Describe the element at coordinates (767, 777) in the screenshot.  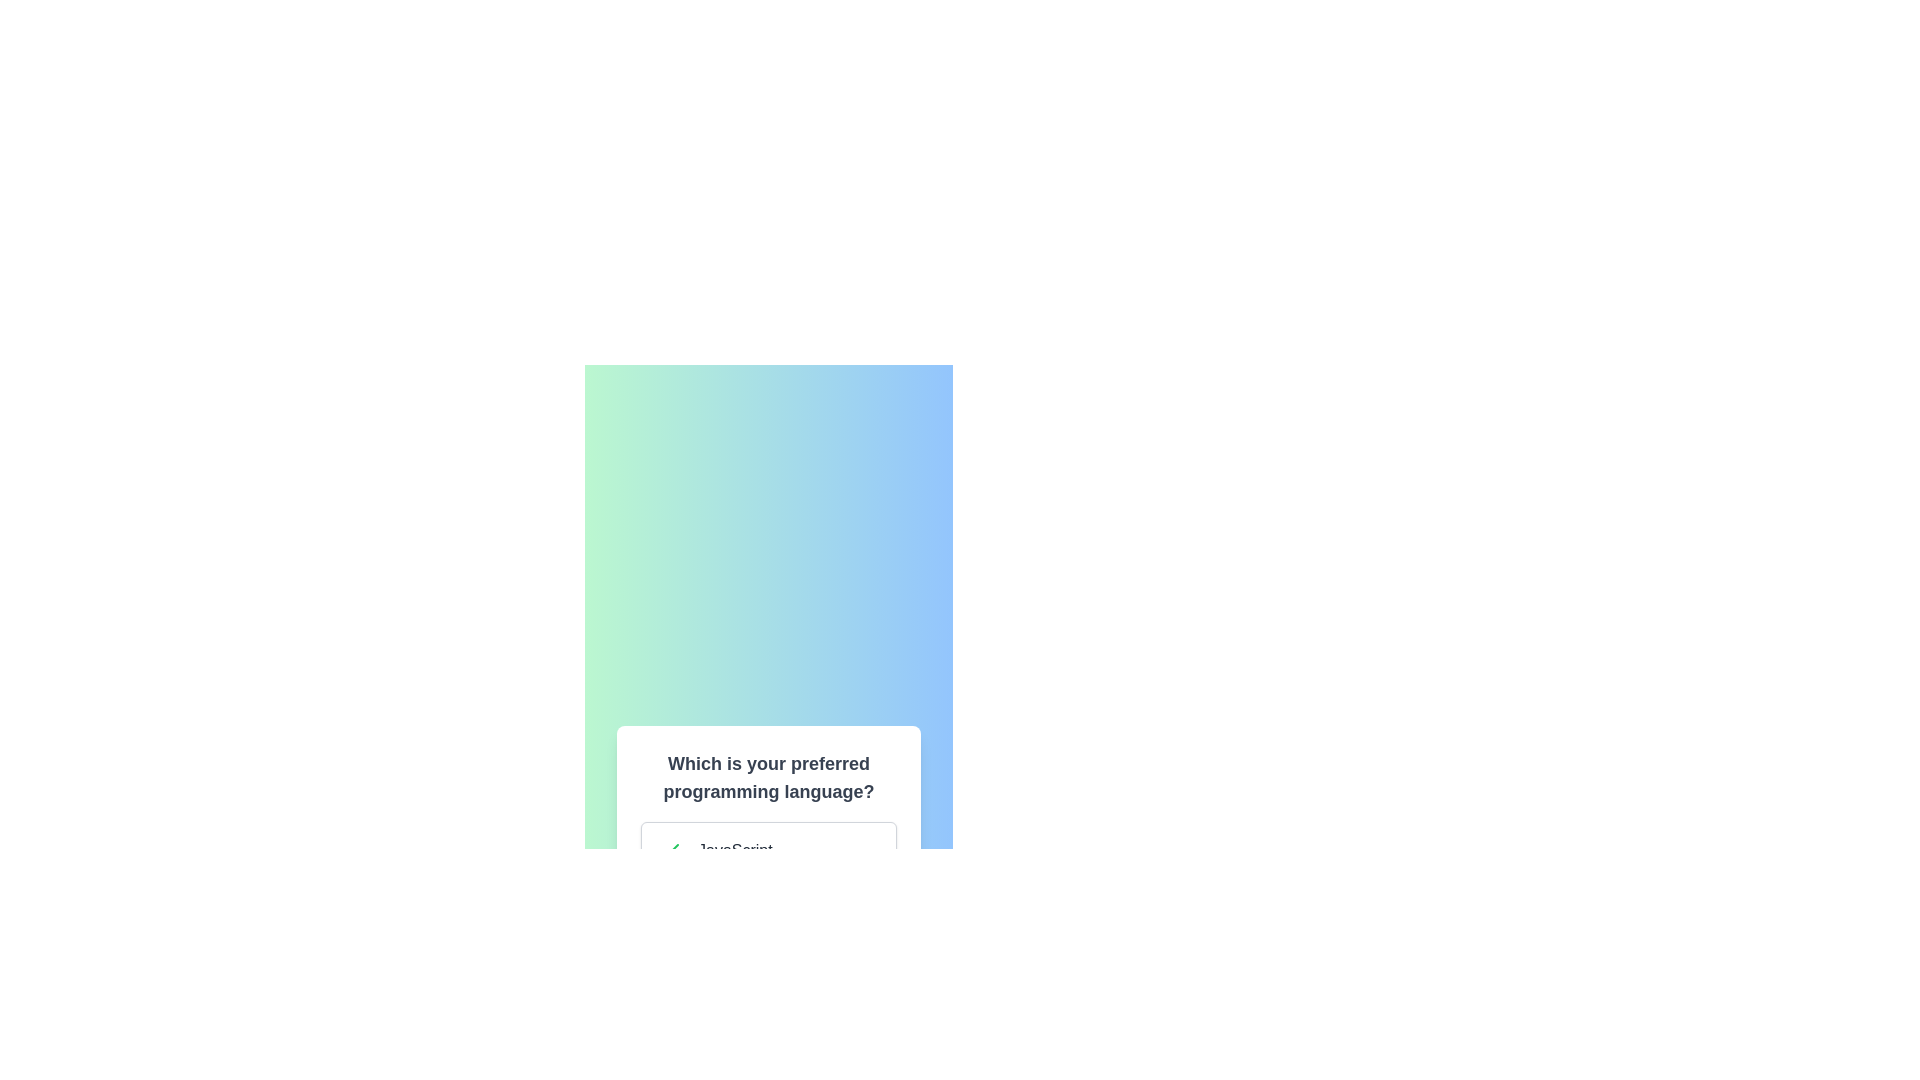
I see `text prompt asking the user to choose their preferred programming language, which is displayed at the top of the options list` at that location.